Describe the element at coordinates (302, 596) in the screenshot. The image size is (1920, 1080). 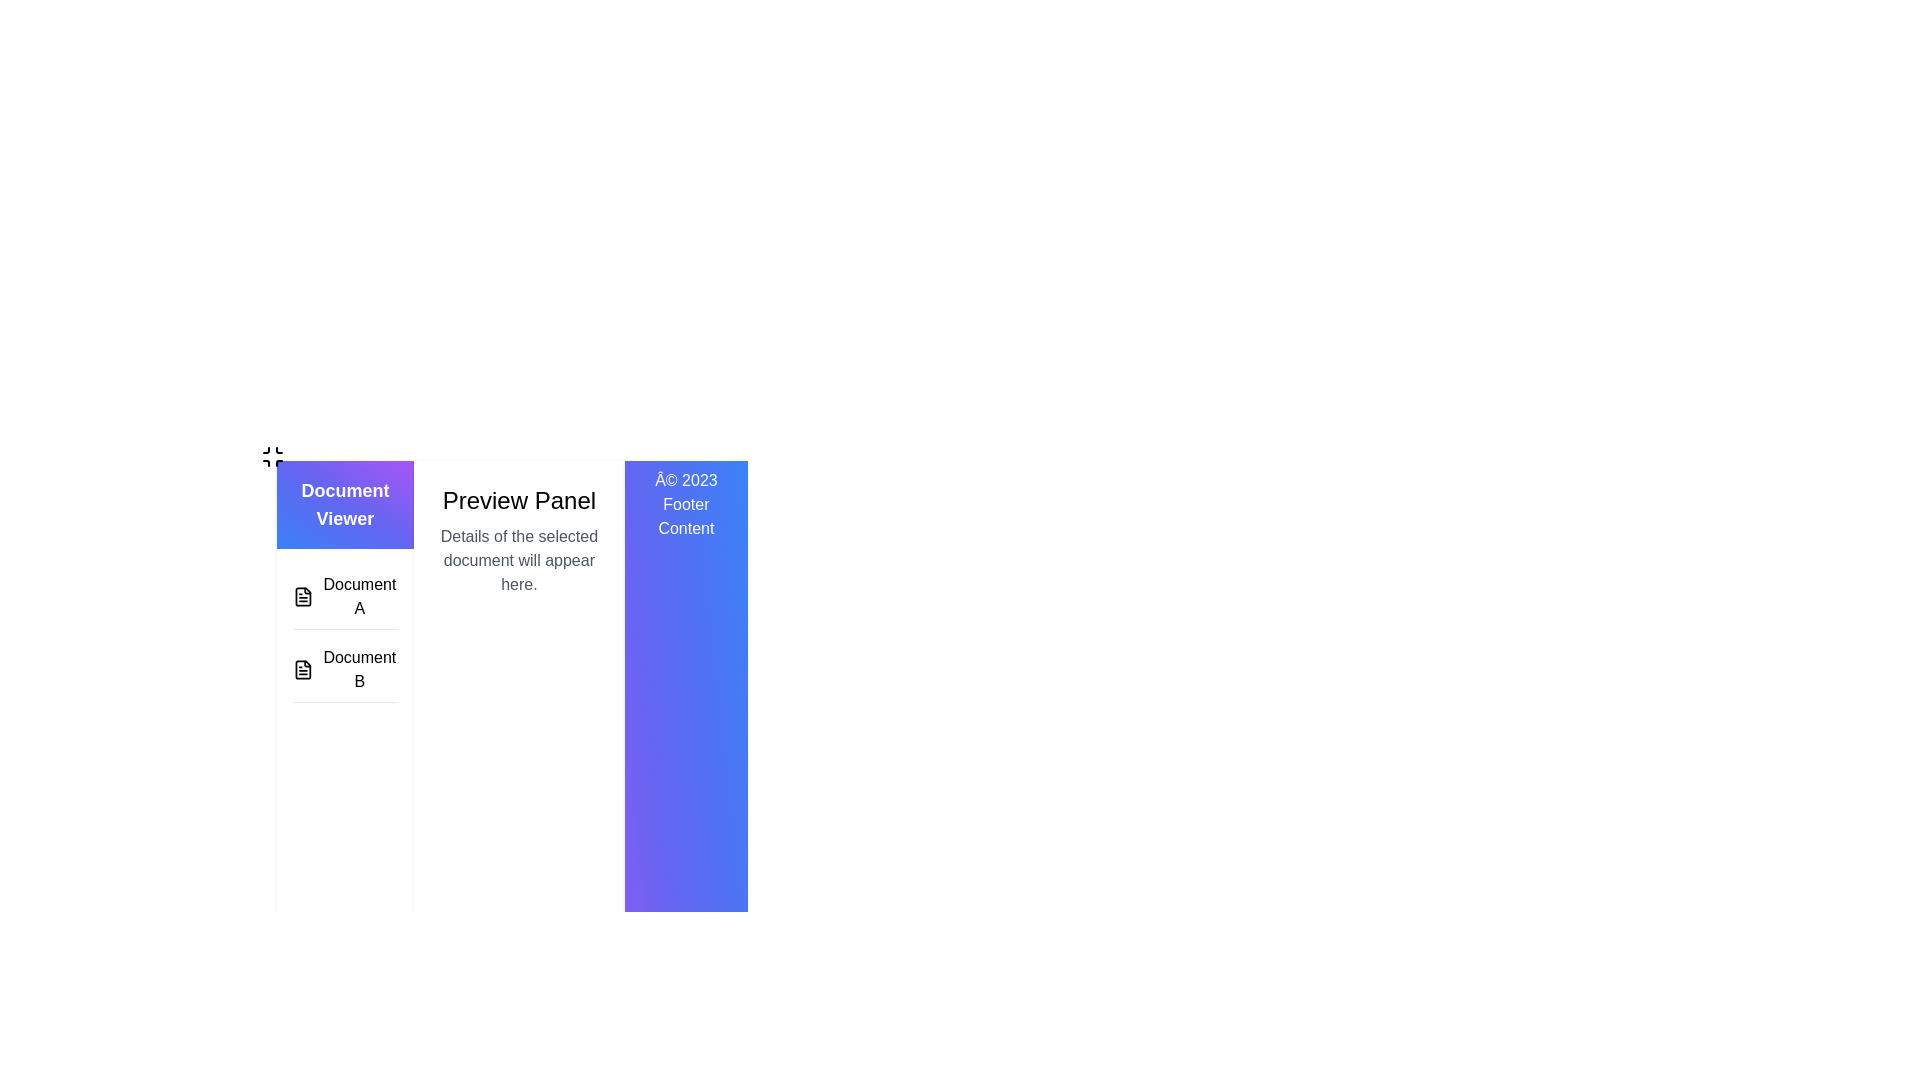
I see `the document icon in the 'Document Viewer' section, which is the first icon in the list and resembles a document with a folded corner` at that location.